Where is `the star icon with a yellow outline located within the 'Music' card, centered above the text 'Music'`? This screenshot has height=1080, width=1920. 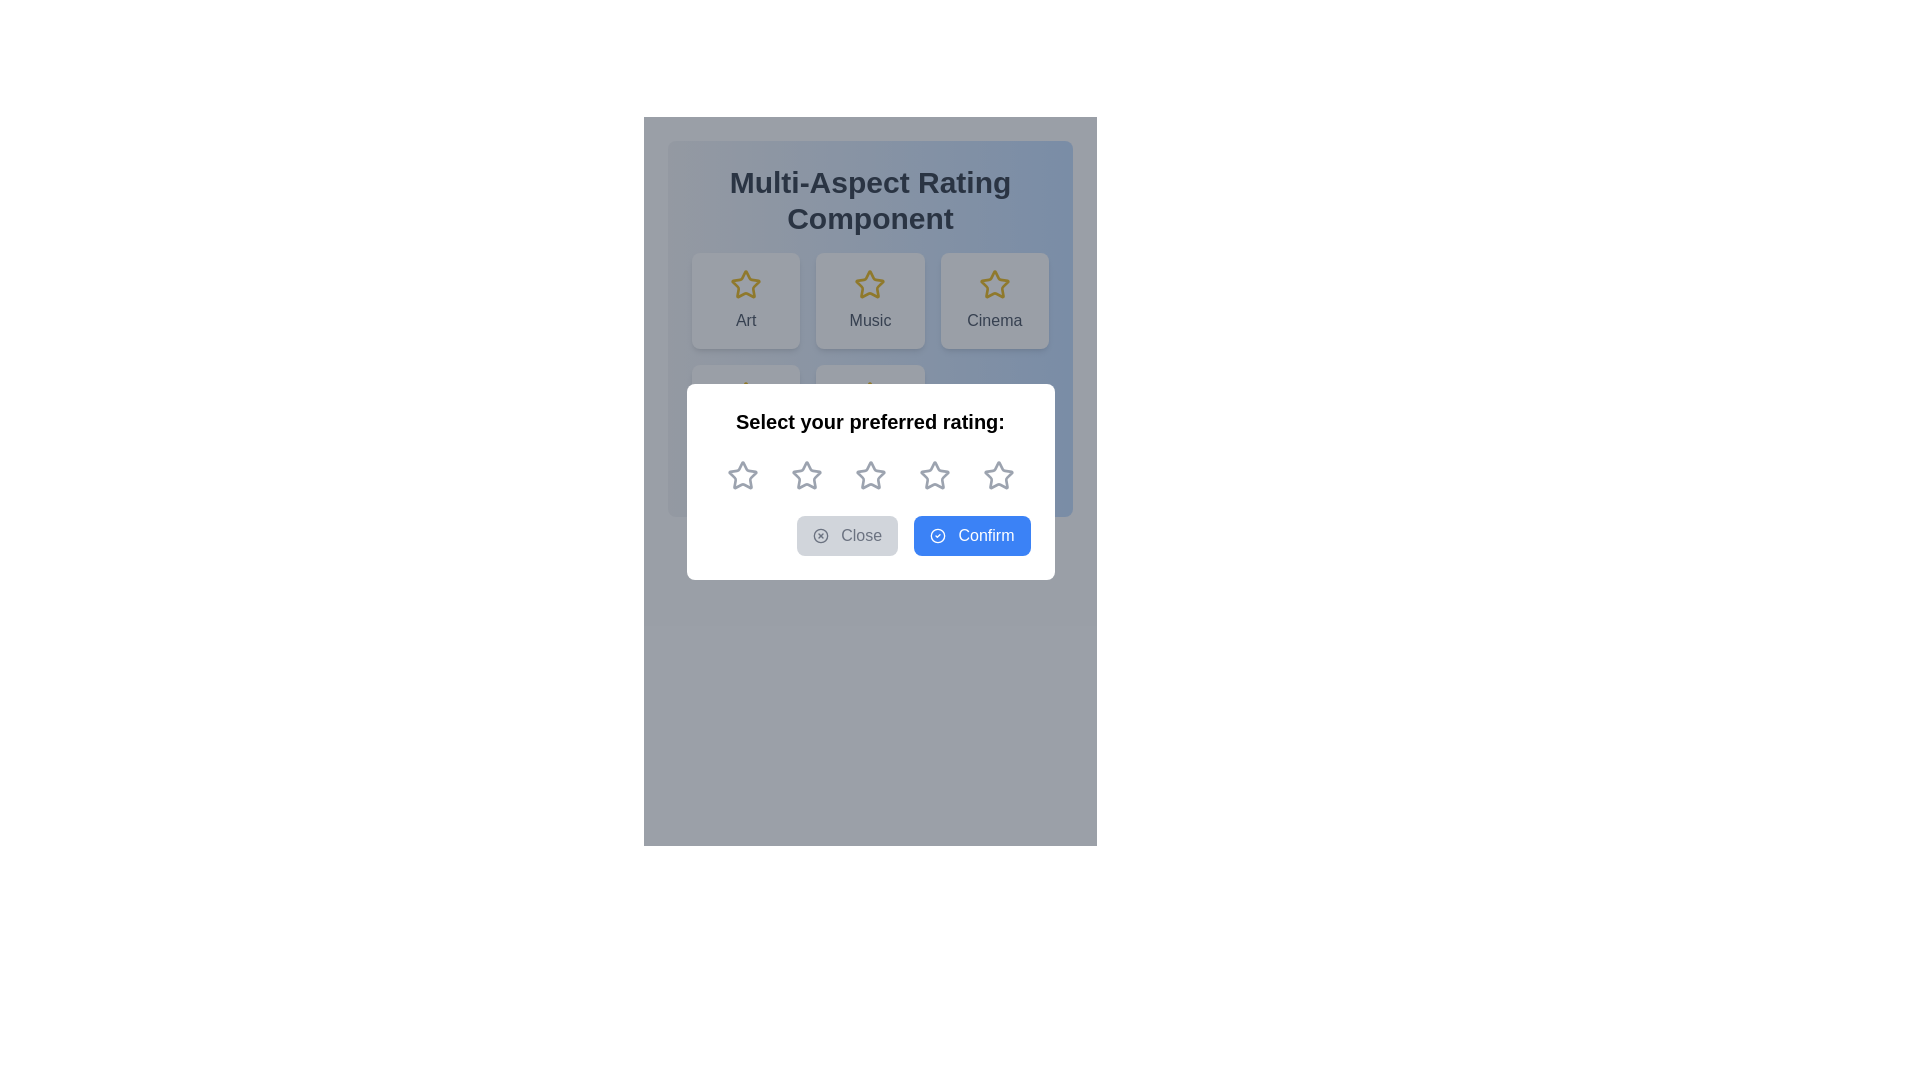 the star icon with a yellow outline located within the 'Music' card, centered above the text 'Music' is located at coordinates (870, 285).